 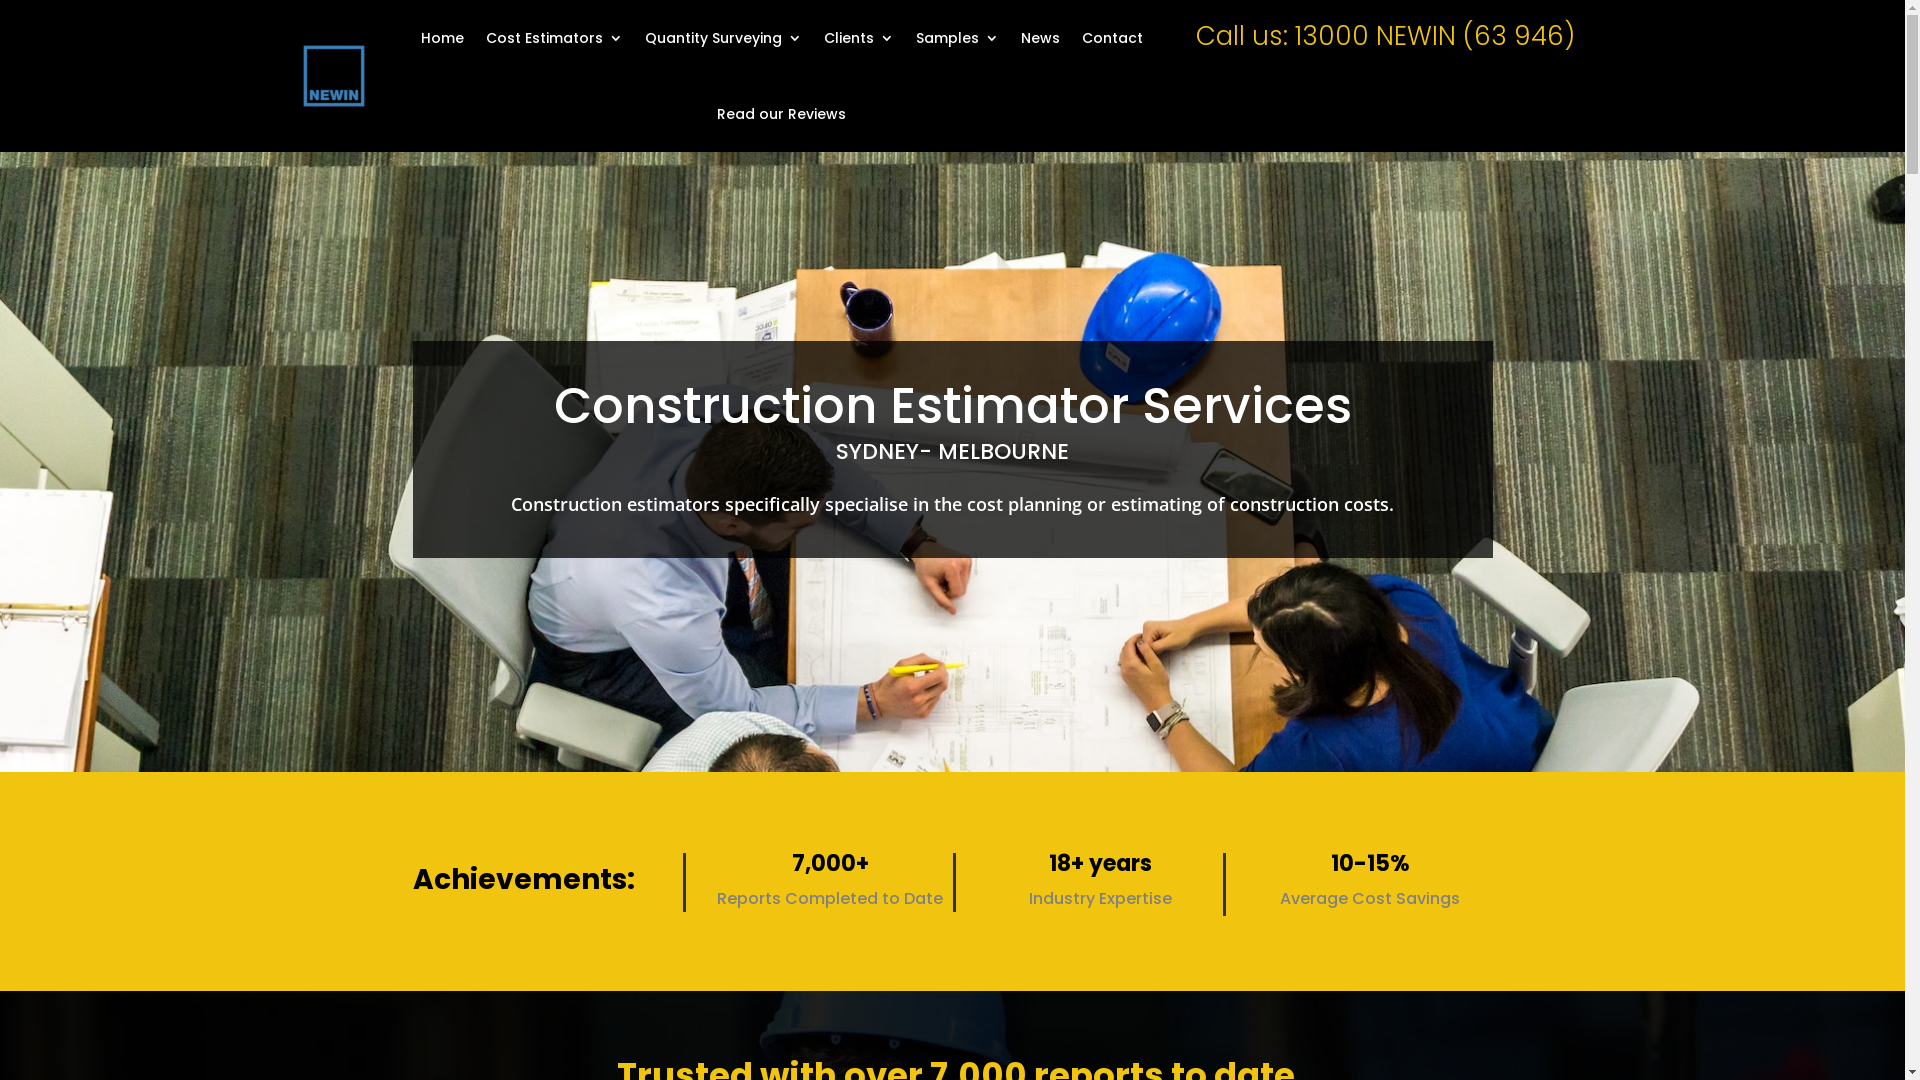 I want to click on 'Samples', so click(x=915, y=38).